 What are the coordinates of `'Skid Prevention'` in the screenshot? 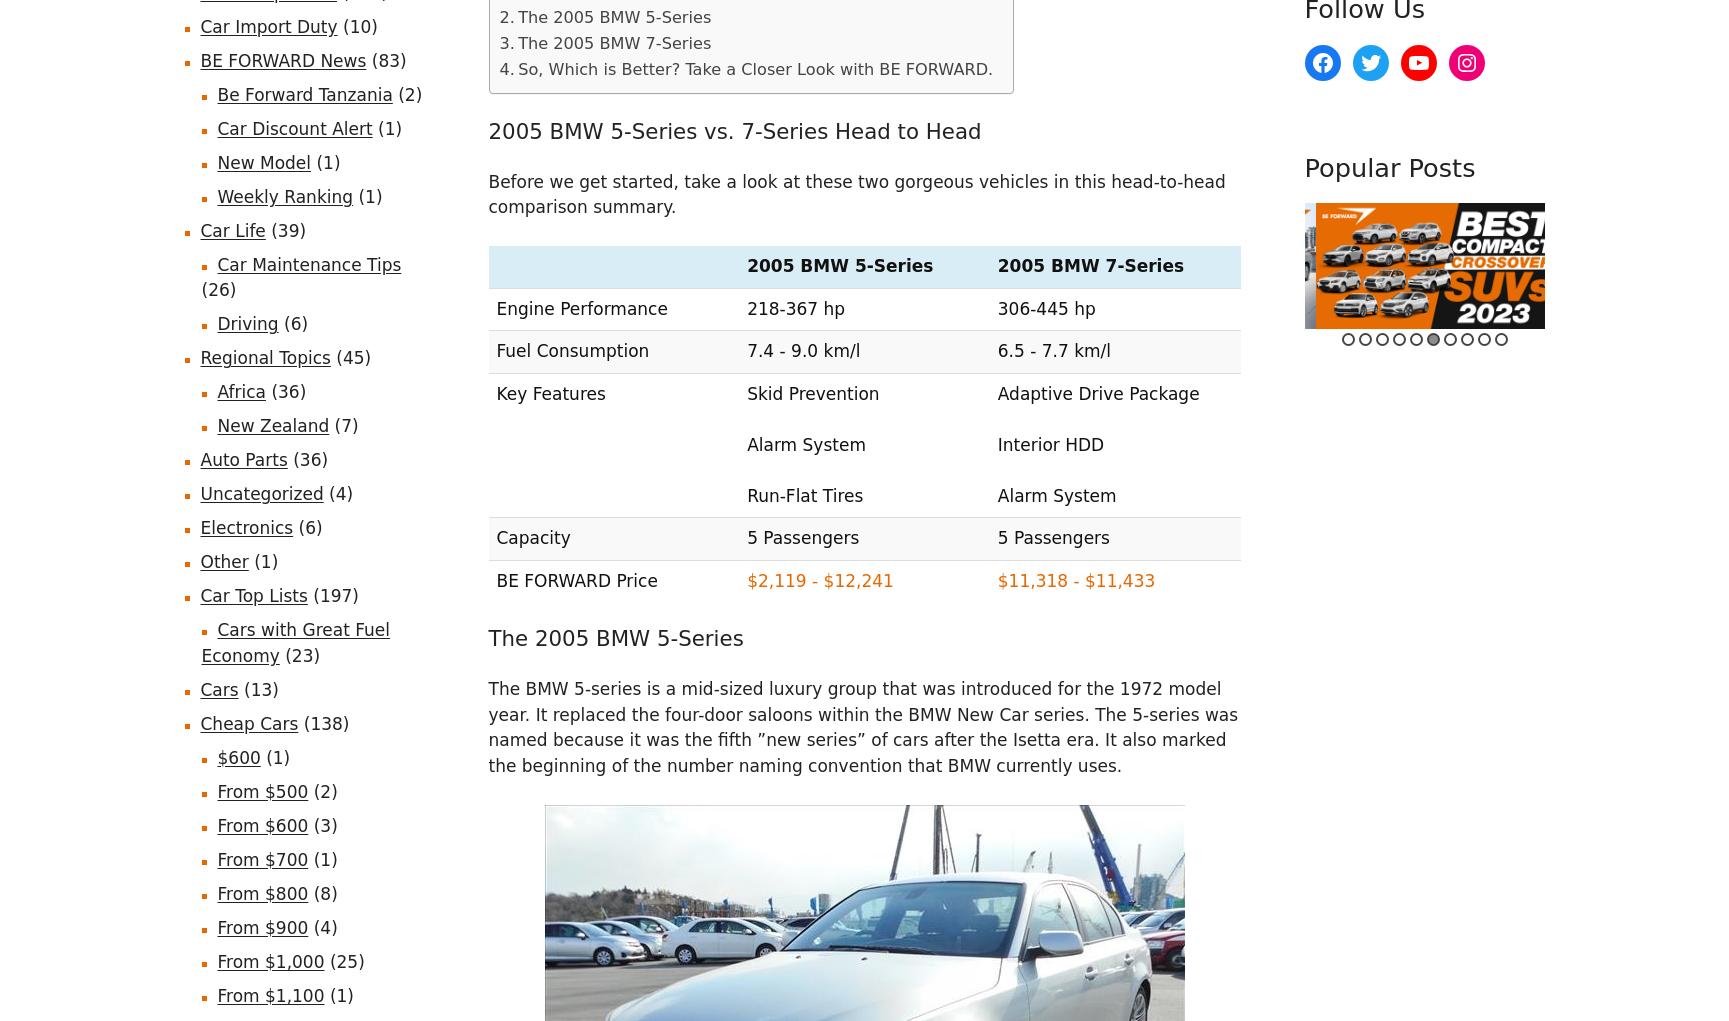 It's located at (746, 392).